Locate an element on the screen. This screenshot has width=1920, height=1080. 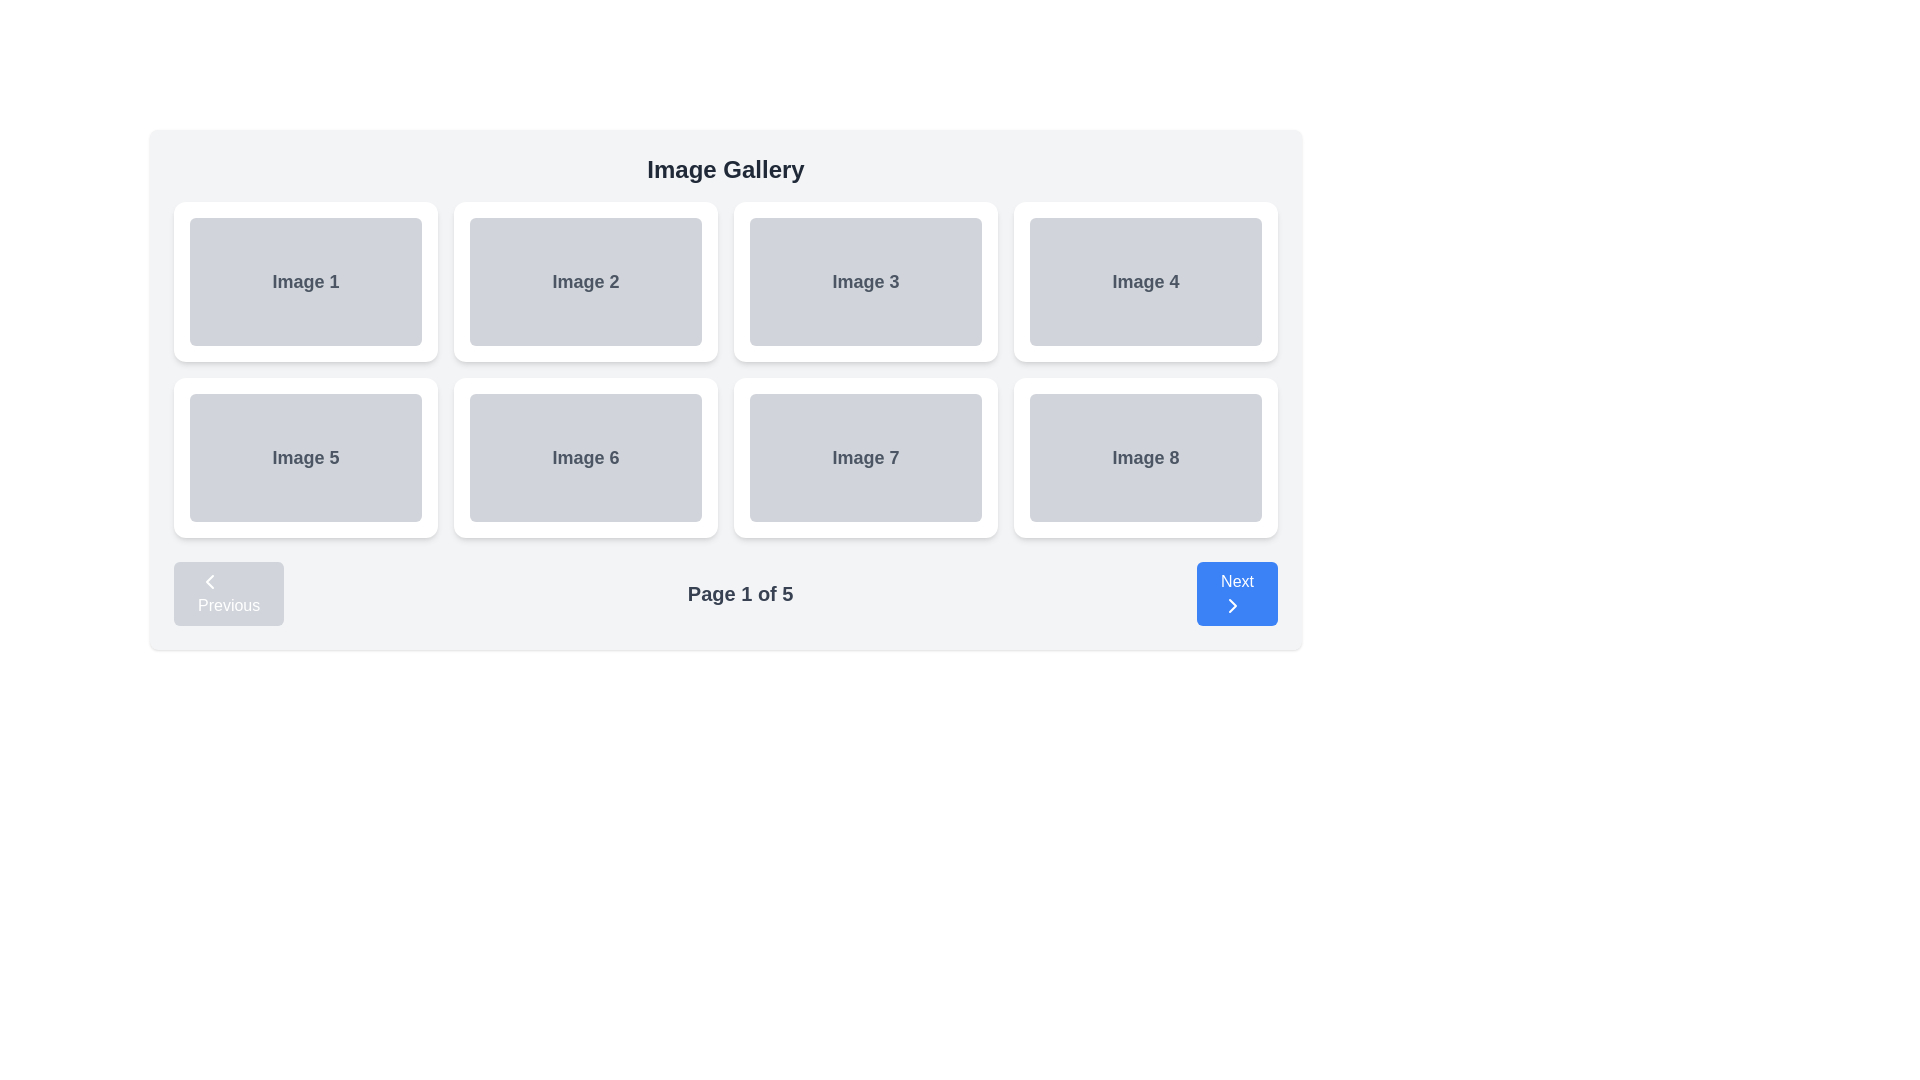
the Gallery tile labeled 'Image 8' which has a light gray background and rounded corners, located in the second row and fourth column of a 4x2 grid layout is located at coordinates (1146, 458).